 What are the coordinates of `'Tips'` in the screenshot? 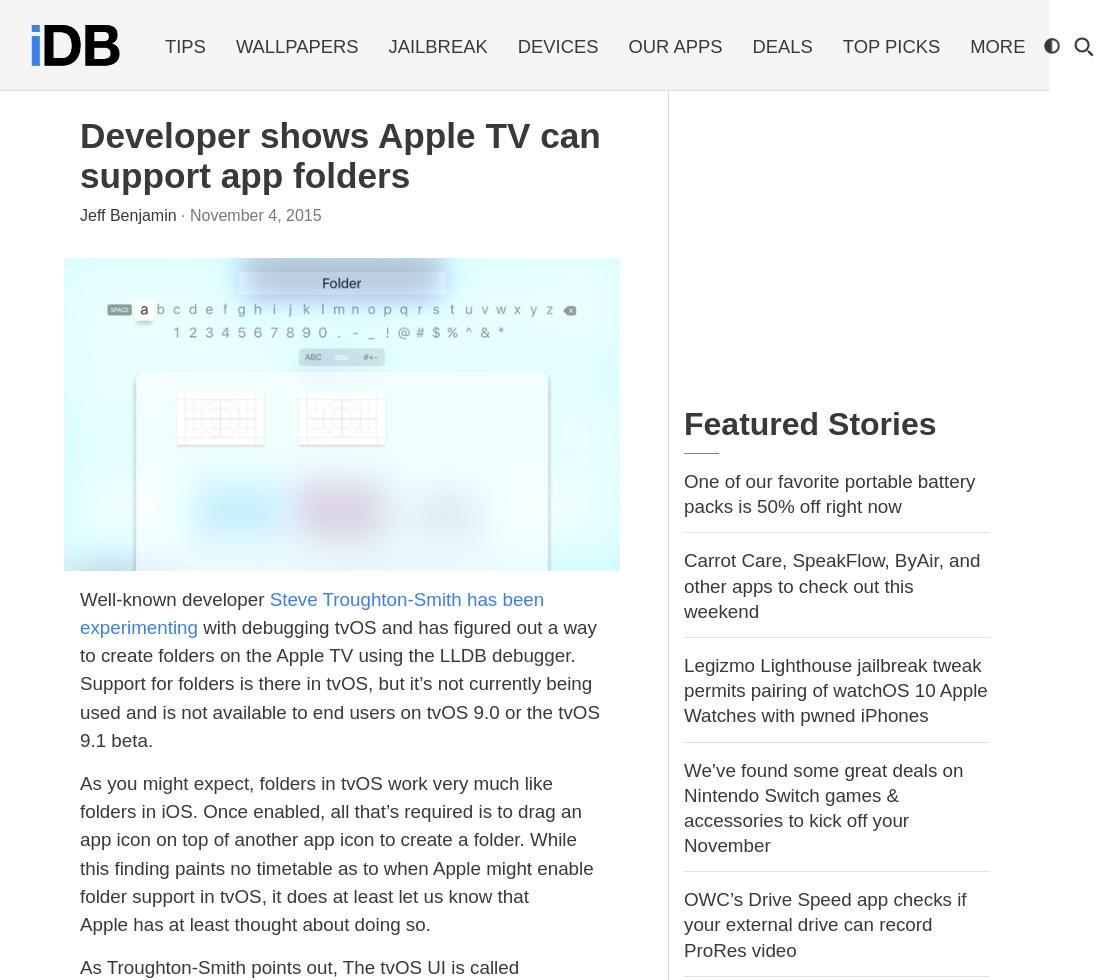 It's located at (184, 46).